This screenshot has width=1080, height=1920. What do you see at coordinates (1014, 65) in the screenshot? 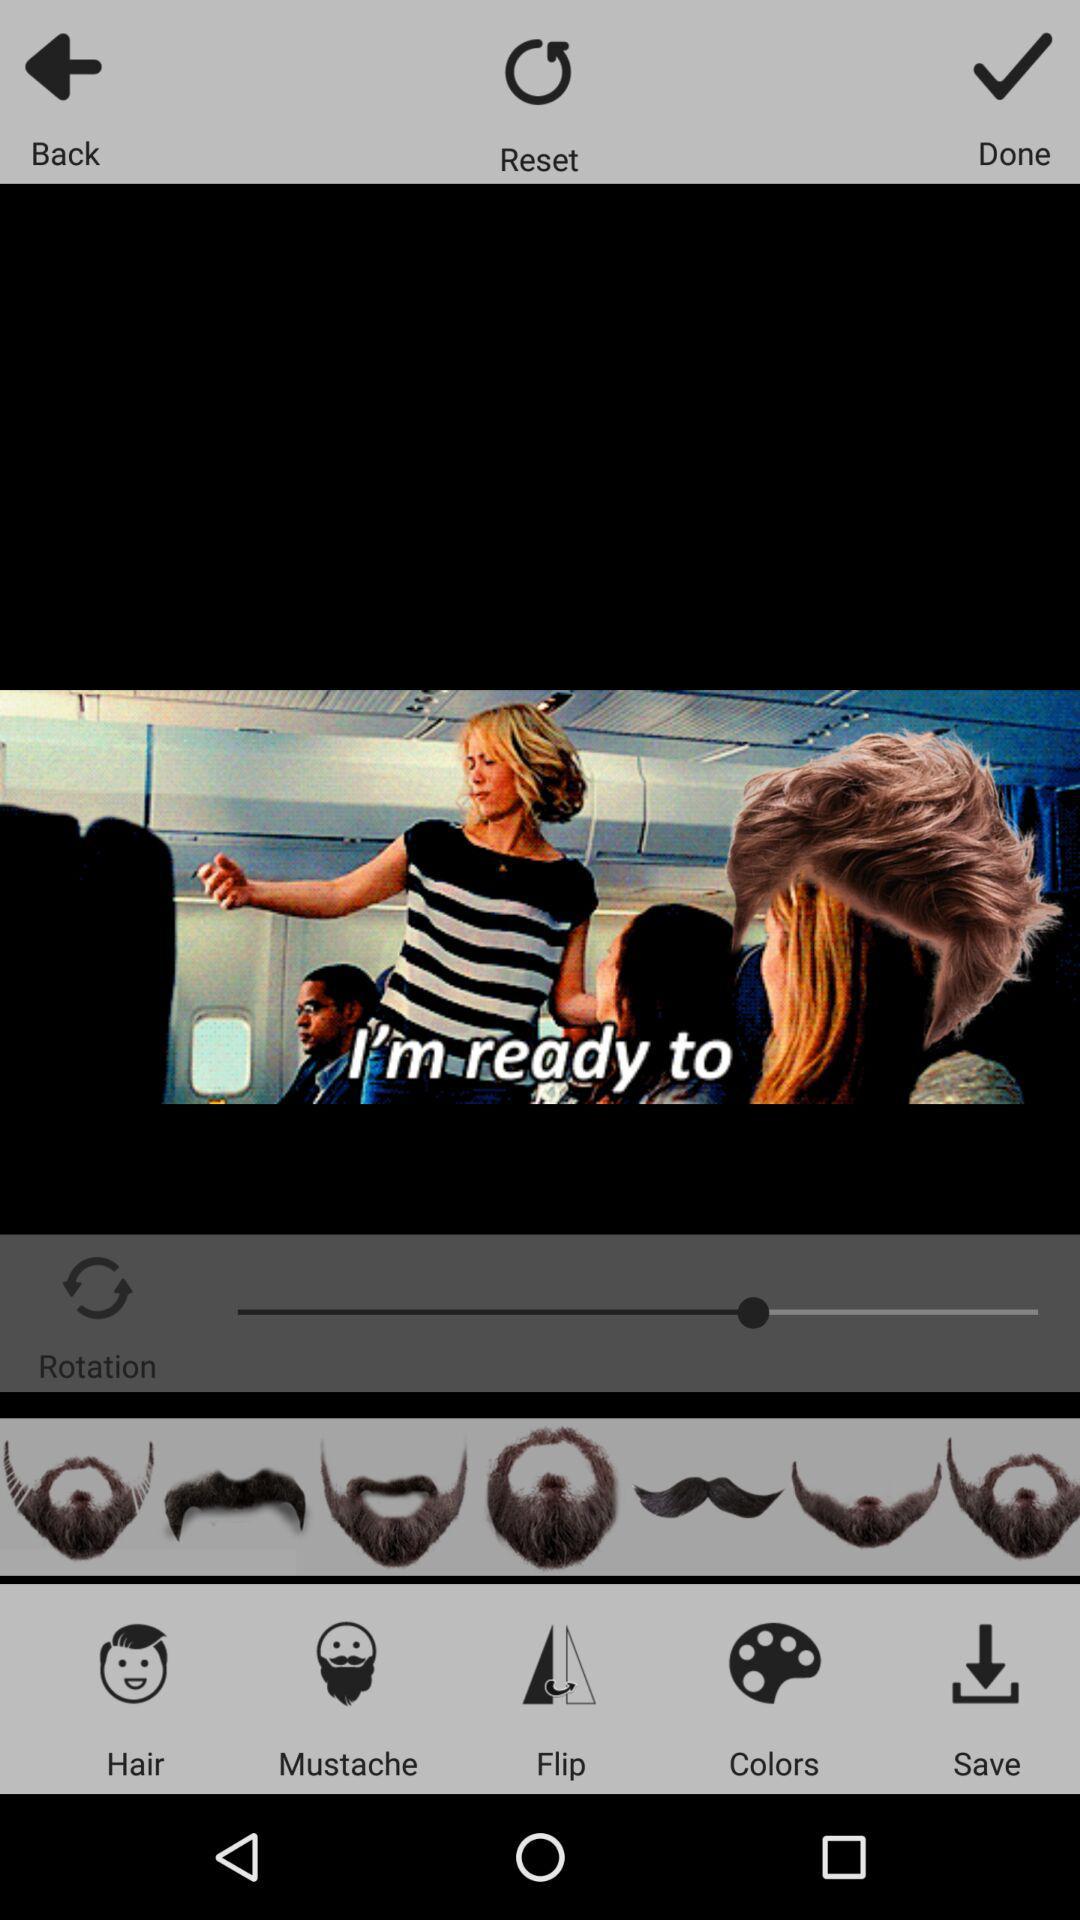
I see `finish editing` at bounding box center [1014, 65].